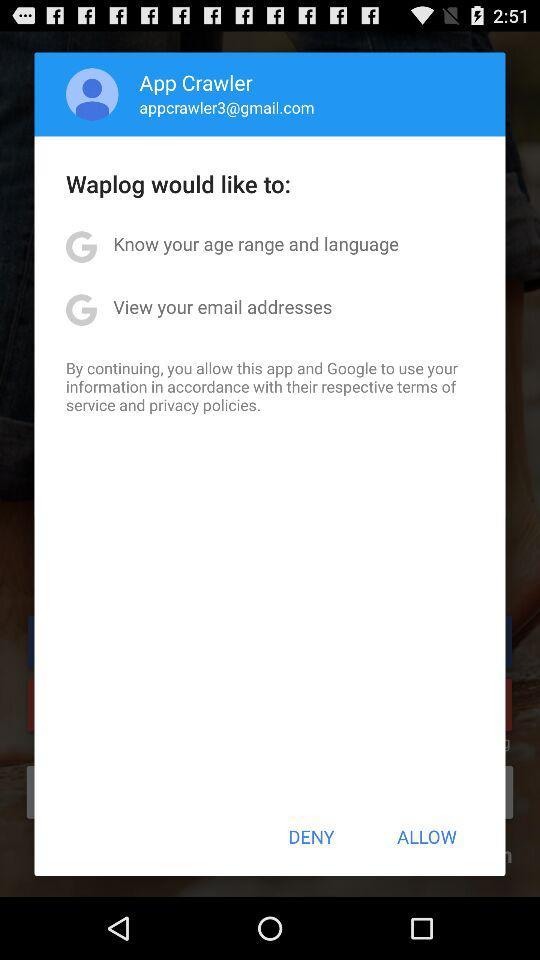 Image resolution: width=540 pixels, height=960 pixels. Describe the element at coordinates (196, 82) in the screenshot. I see `icon above the appcrawler3@gmail.com` at that location.